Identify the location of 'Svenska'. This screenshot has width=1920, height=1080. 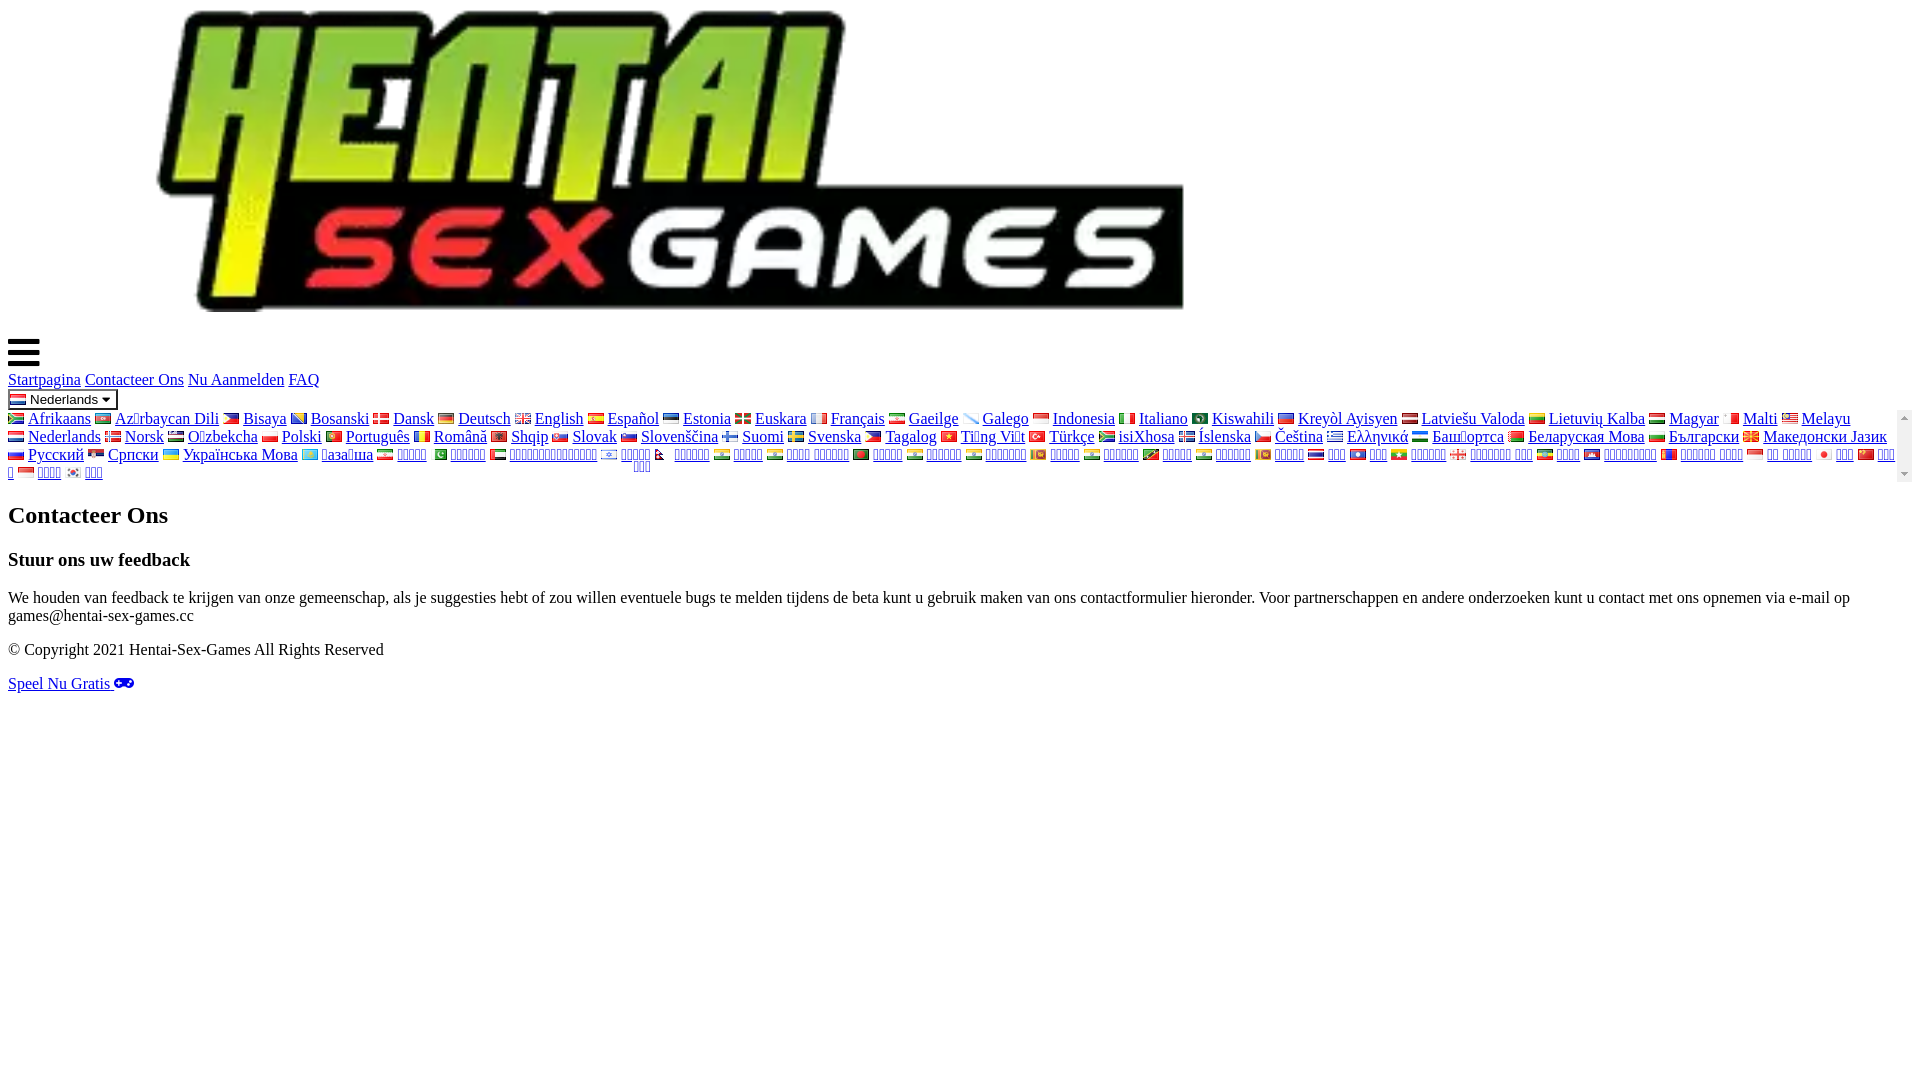
(824, 435).